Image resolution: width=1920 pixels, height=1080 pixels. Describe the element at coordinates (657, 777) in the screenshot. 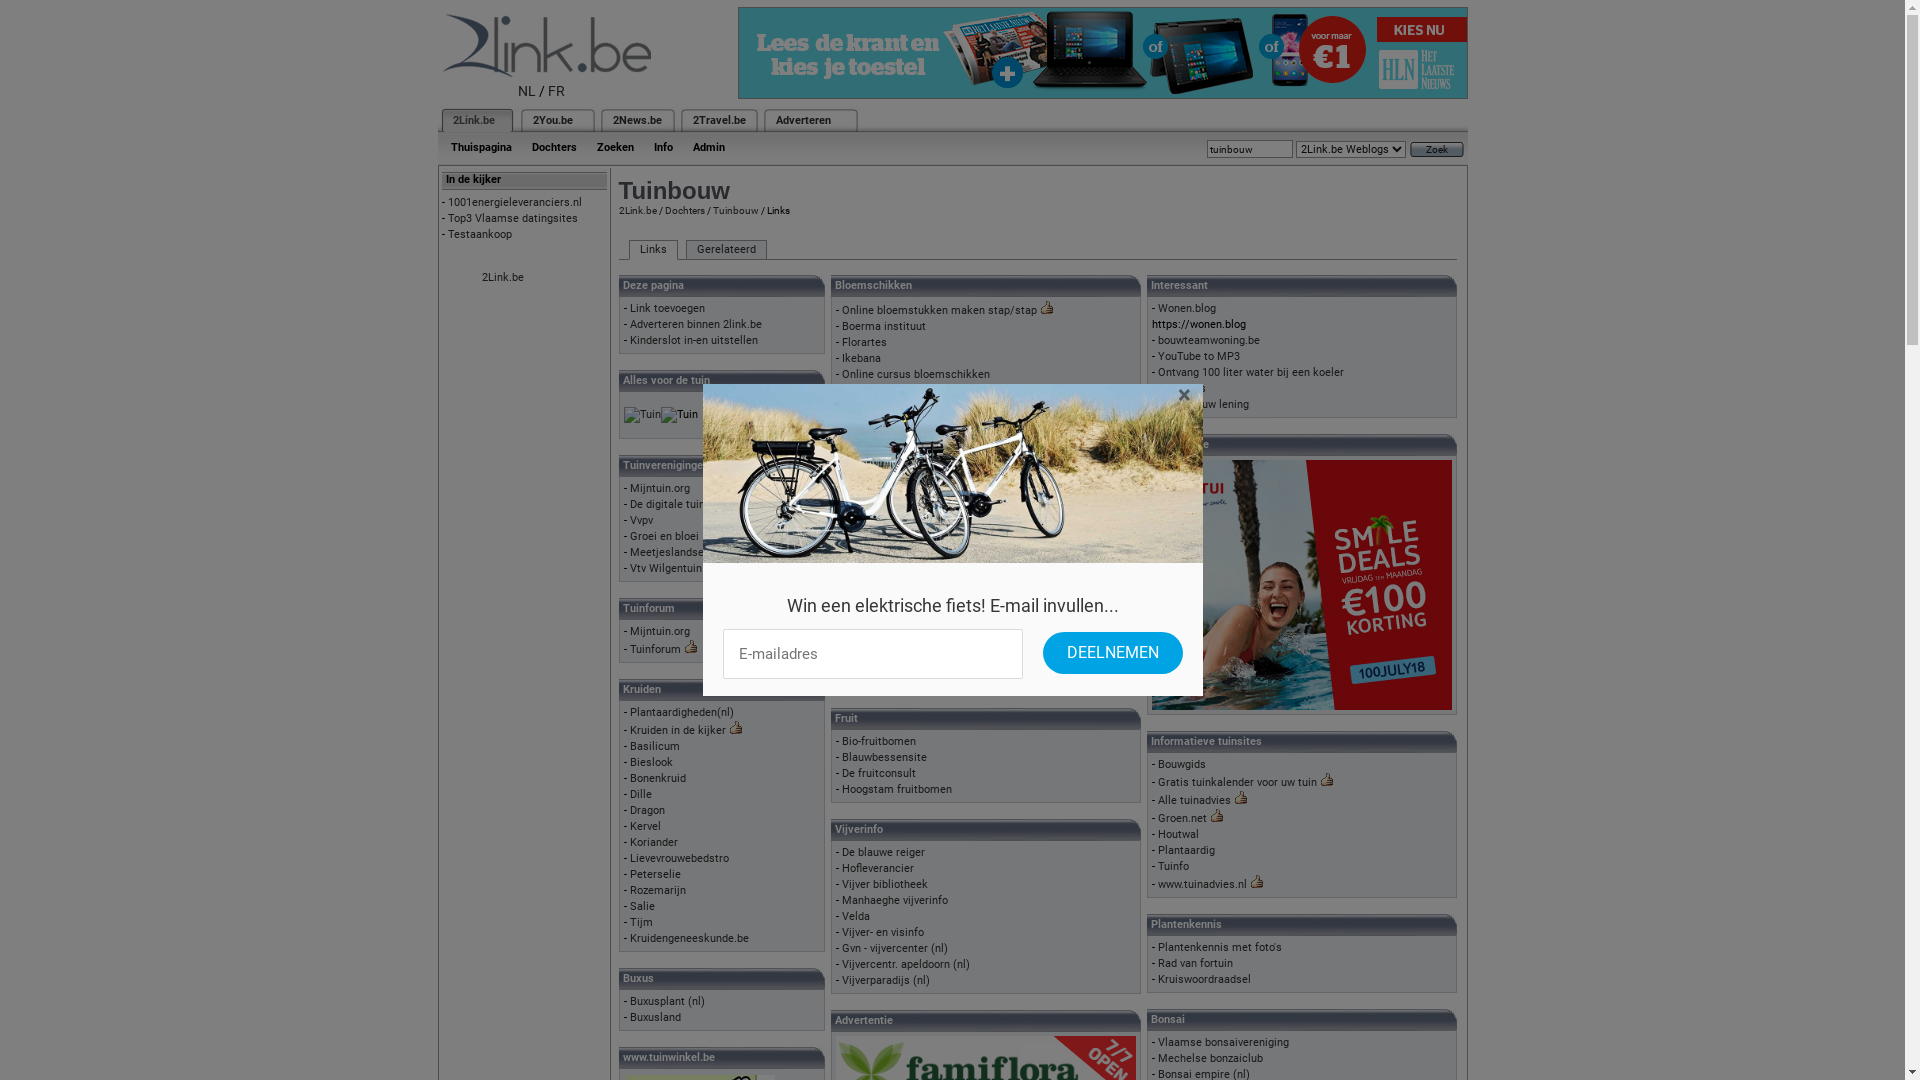

I see `'Bonenkruid'` at that location.